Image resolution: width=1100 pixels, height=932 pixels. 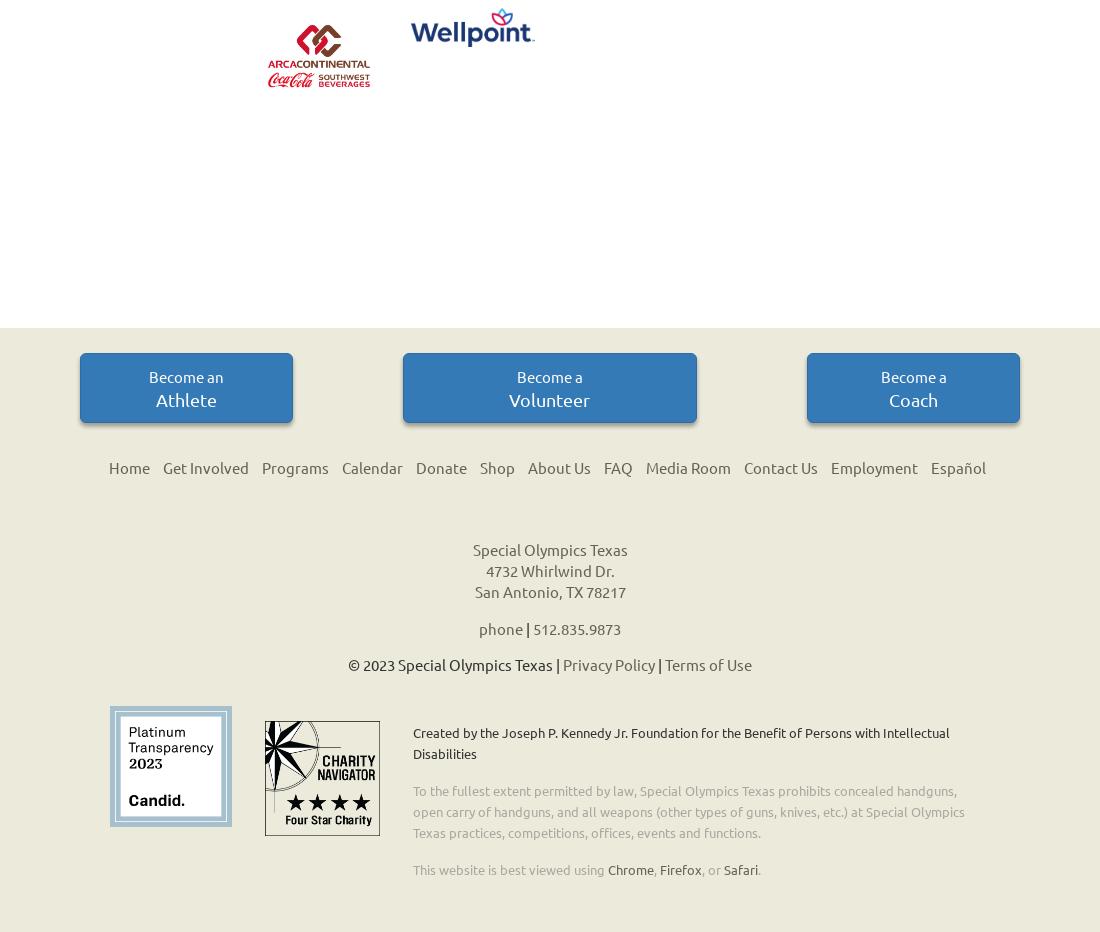 I want to click on 'phone', so click(x=501, y=626).